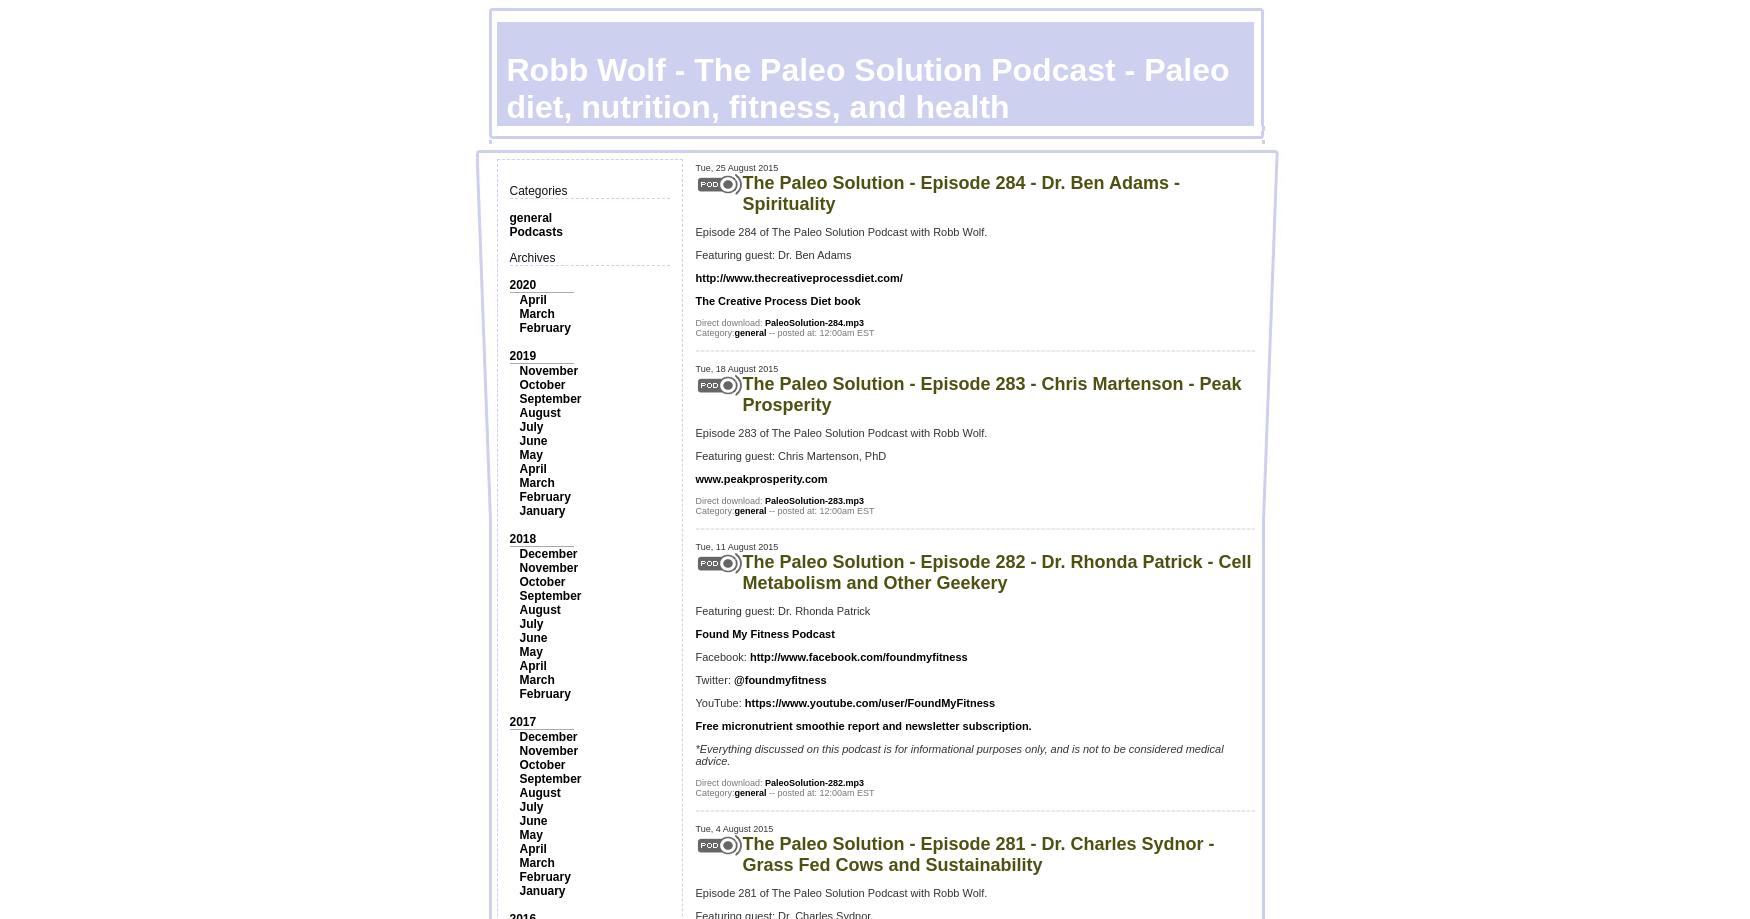  Describe the element at coordinates (694, 166) in the screenshot. I see `'Tue, 25 August 2015'` at that location.